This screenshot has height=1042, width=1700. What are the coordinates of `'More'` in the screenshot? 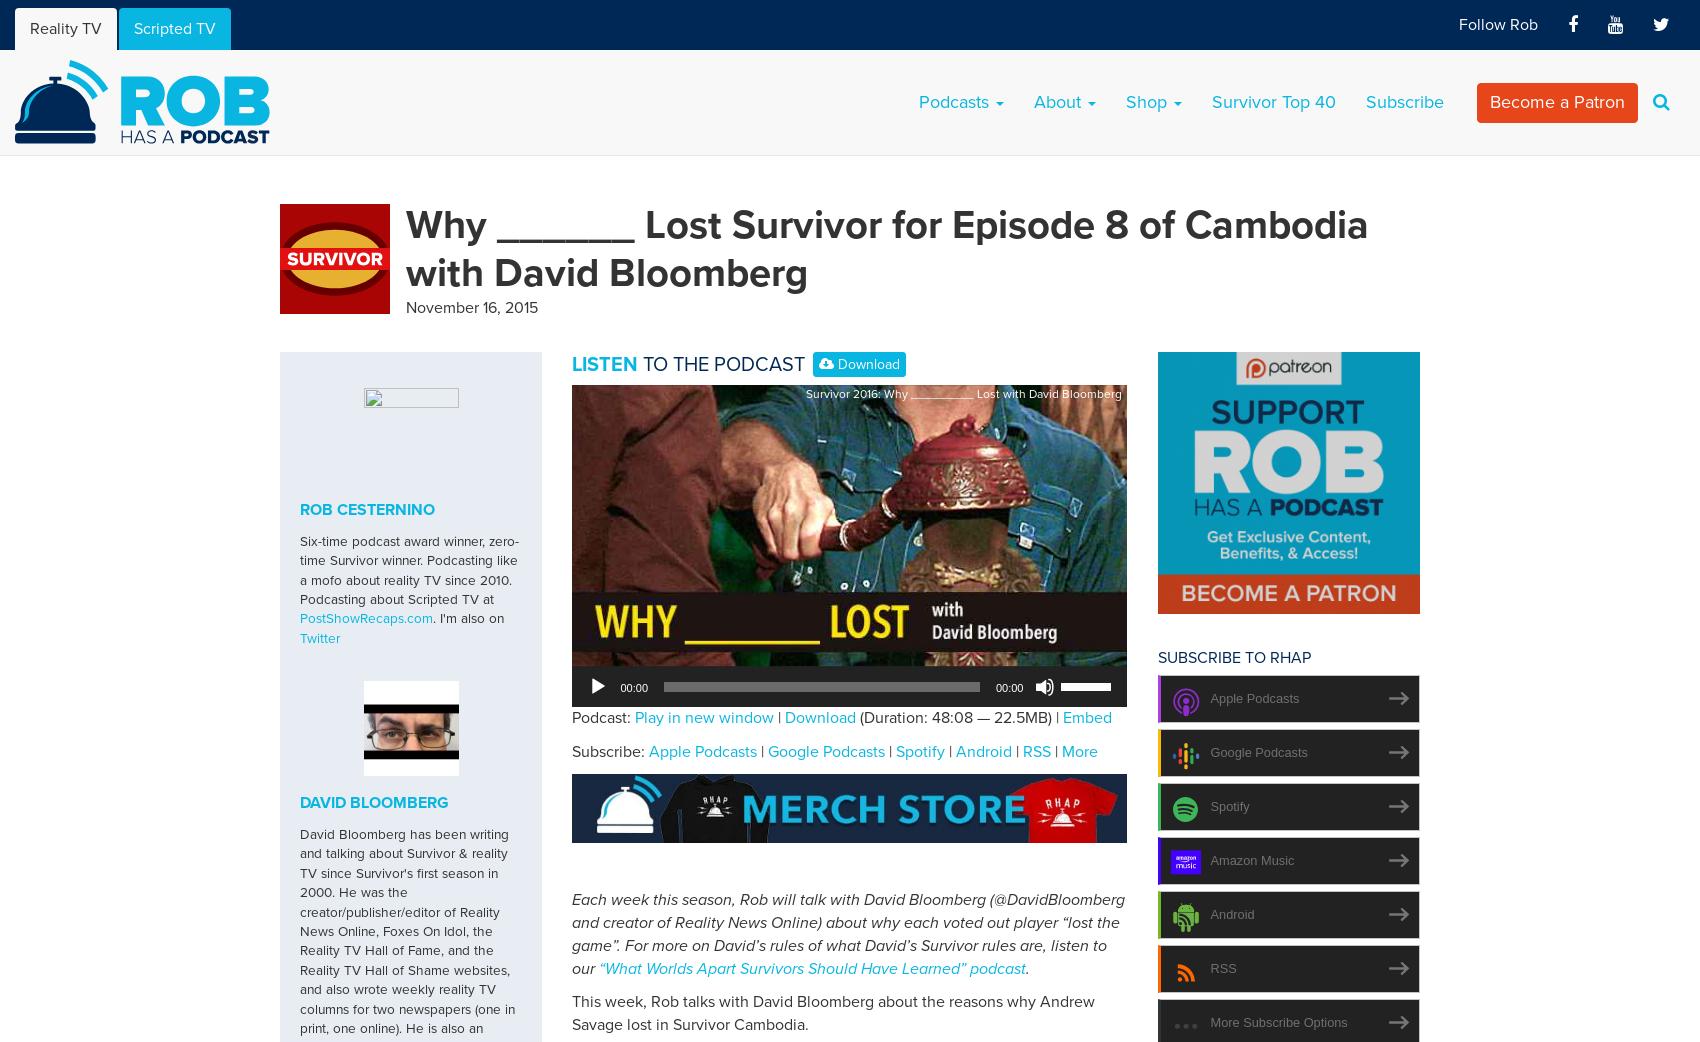 It's located at (1080, 749).